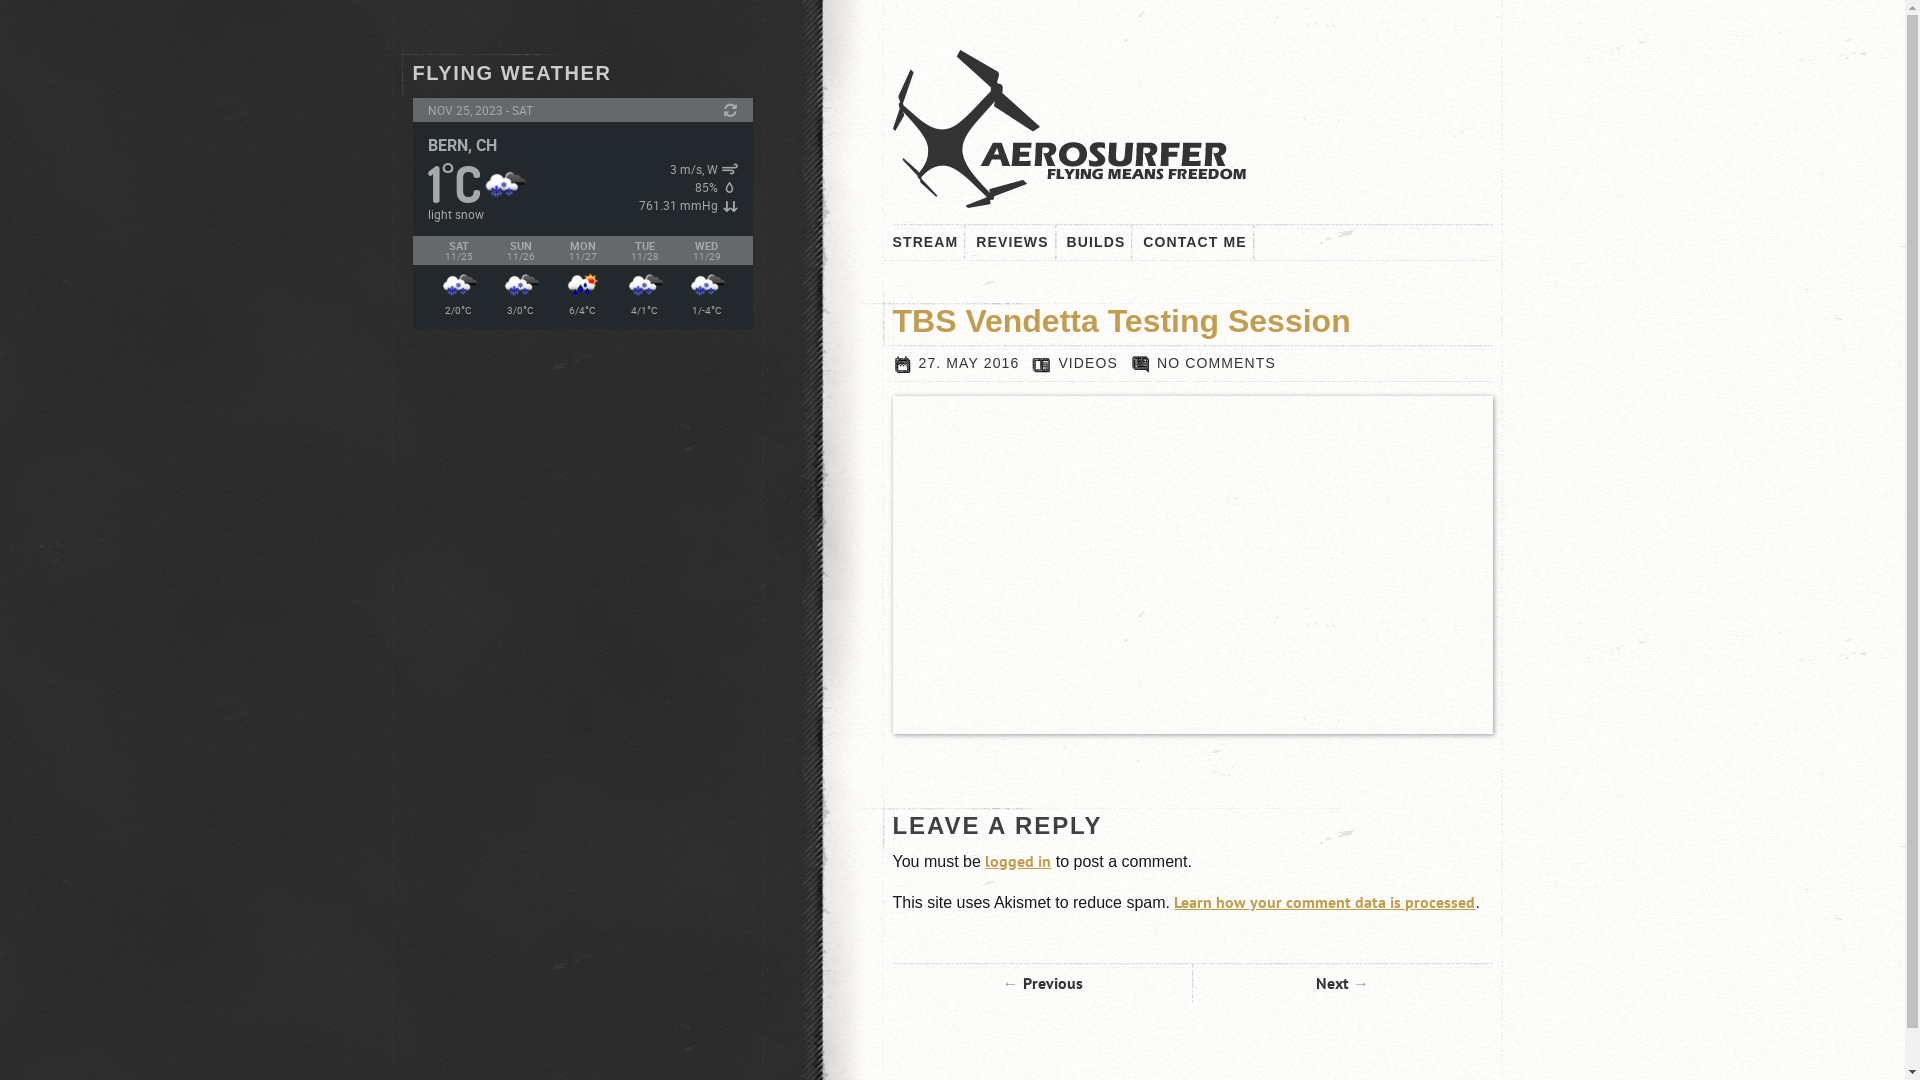  Describe the element at coordinates (891, 241) in the screenshot. I see `'STREAM'` at that location.